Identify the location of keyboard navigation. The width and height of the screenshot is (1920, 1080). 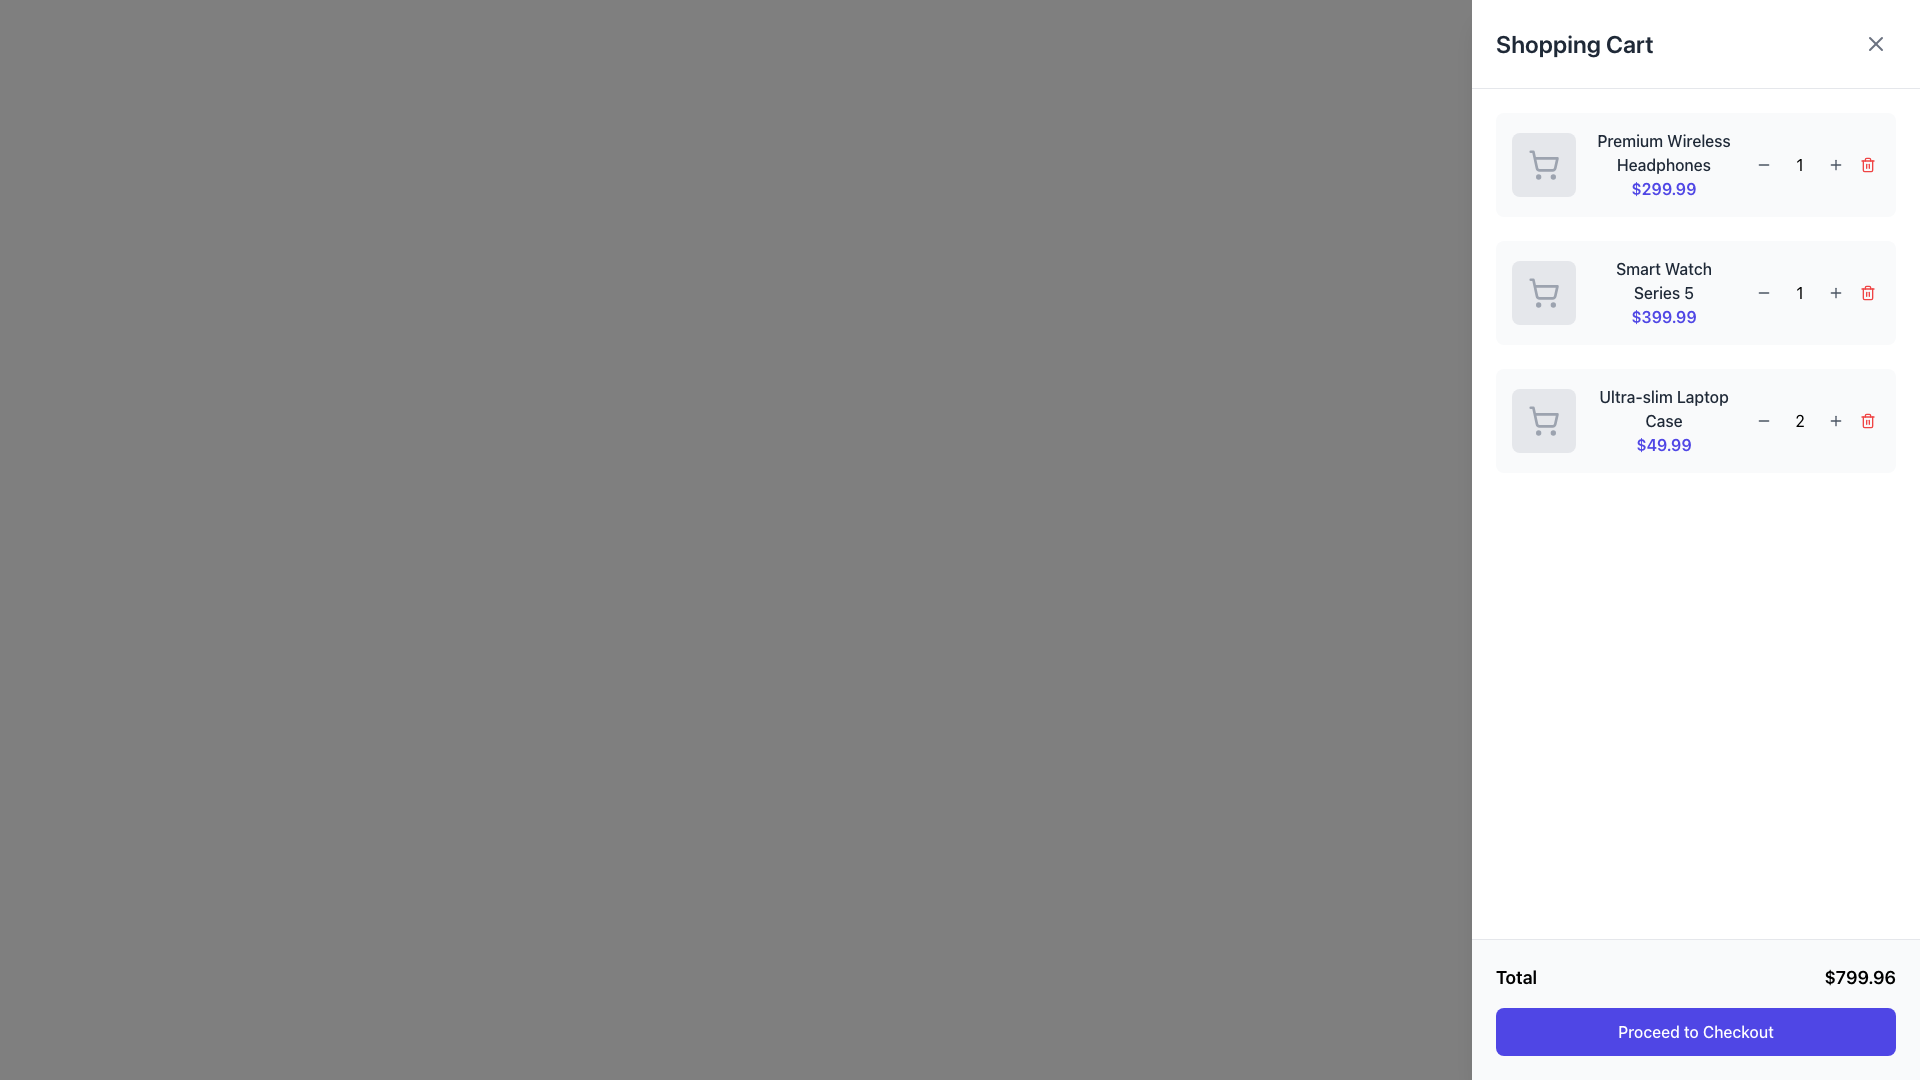
(1866, 293).